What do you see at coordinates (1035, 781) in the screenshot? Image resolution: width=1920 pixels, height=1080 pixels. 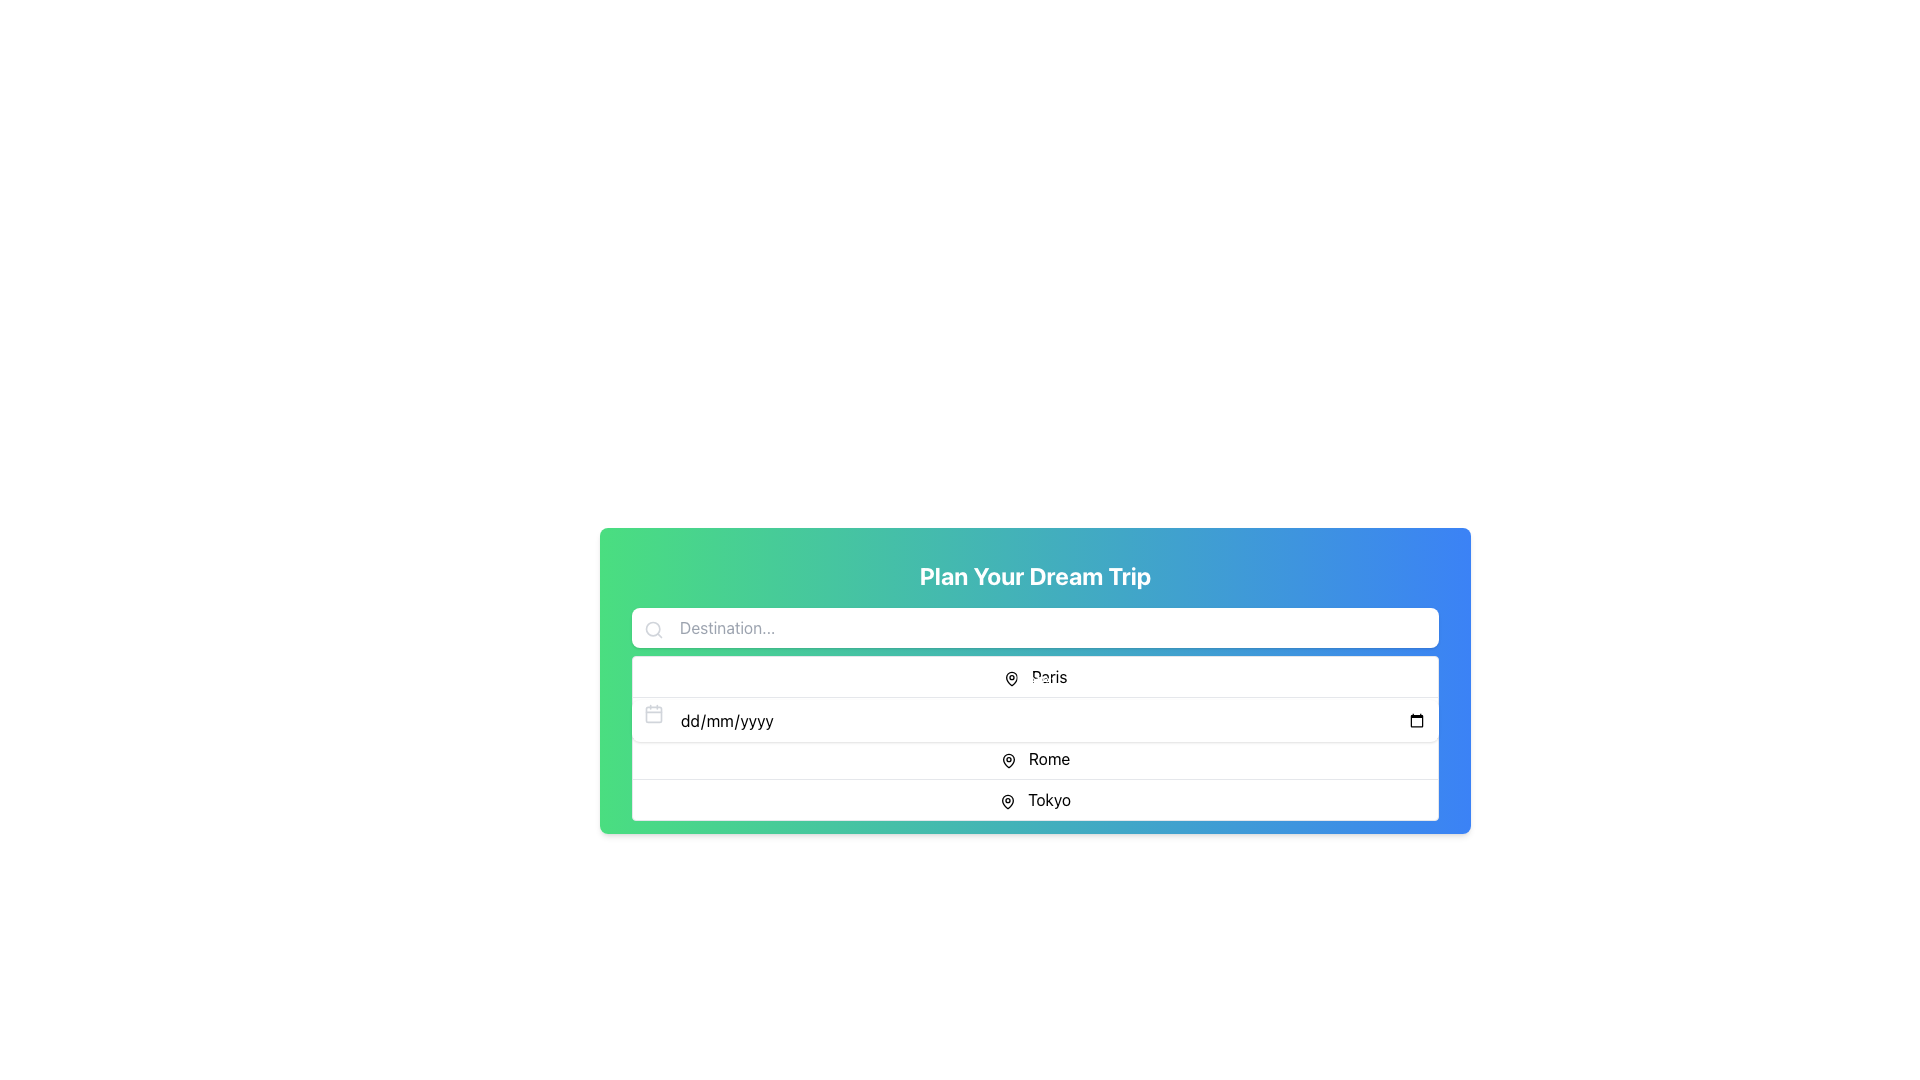 I see `the 'Plan Your Dream Trip' button to change its visual state before initiating the trip planning process` at bounding box center [1035, 781].